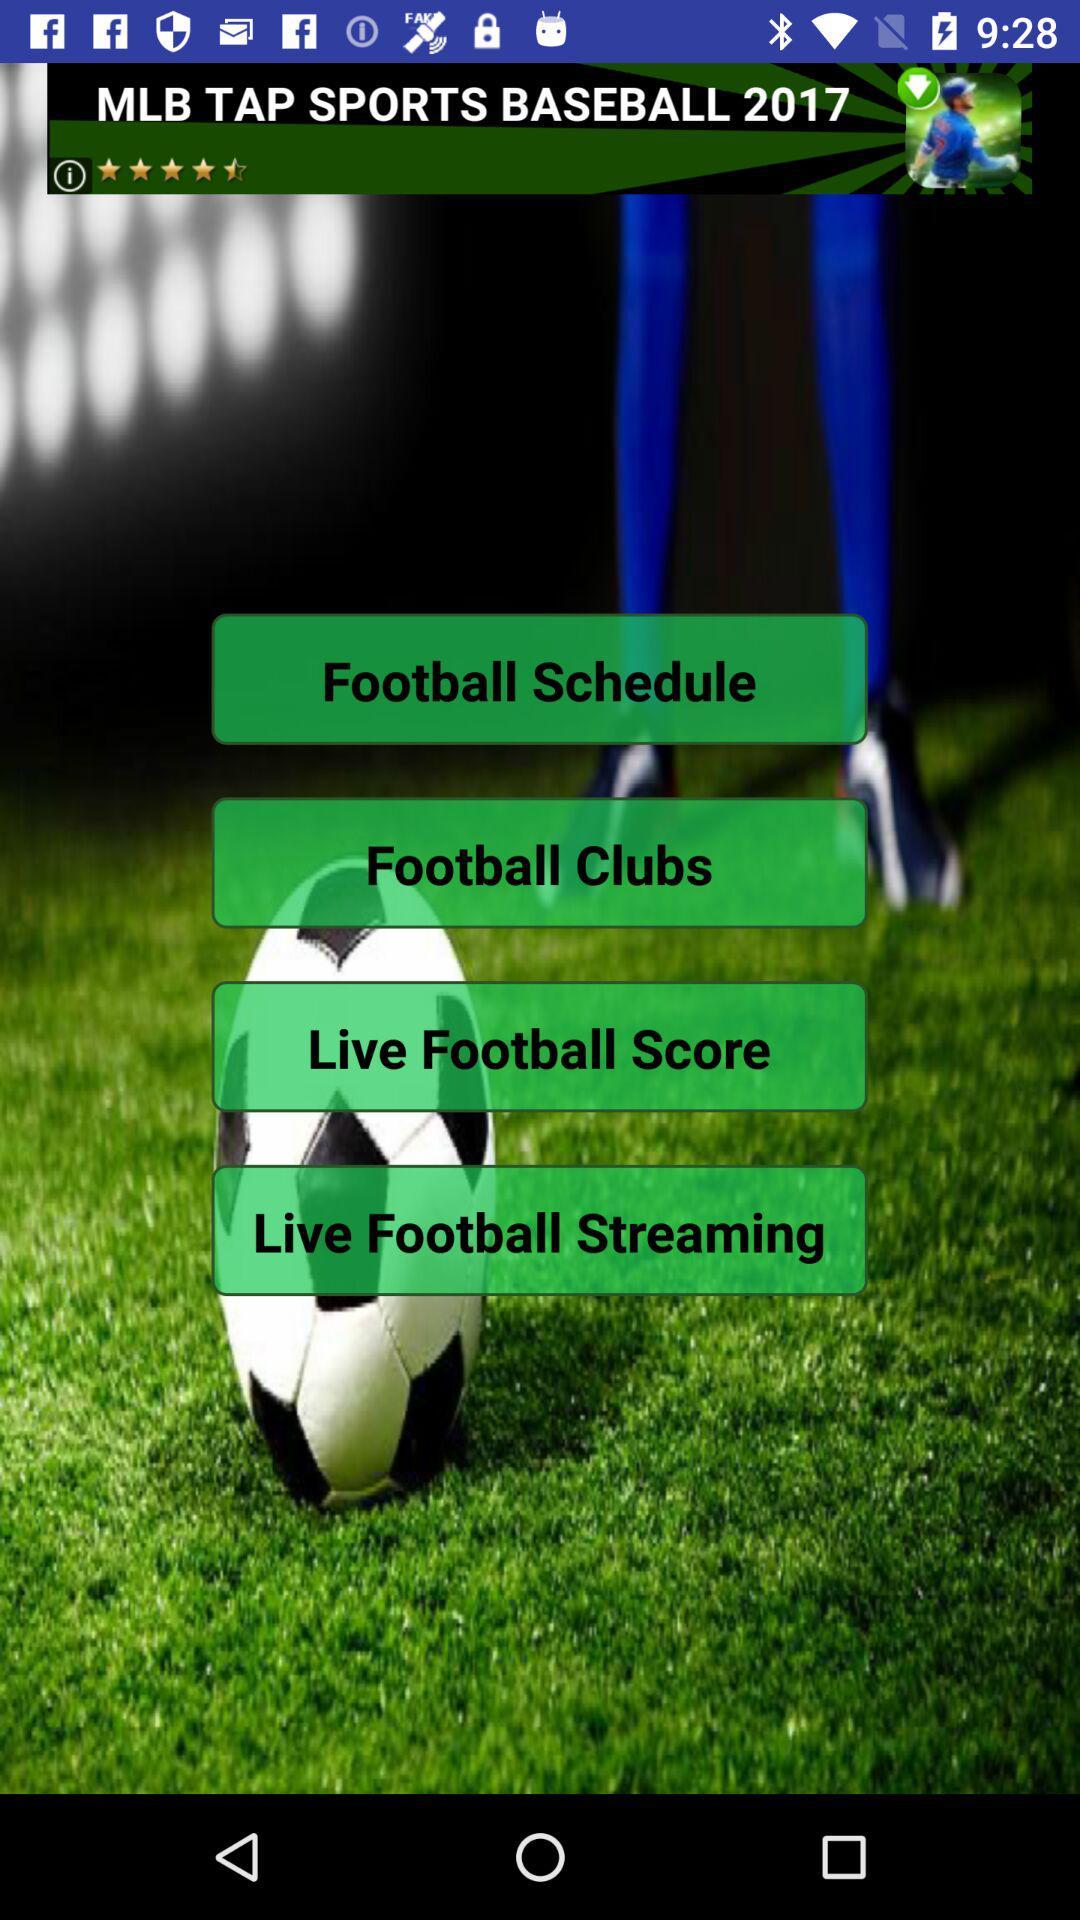 The width and height of the screenshot is (1080, 1920). I want to click on open advertisement, so click(538, 127).